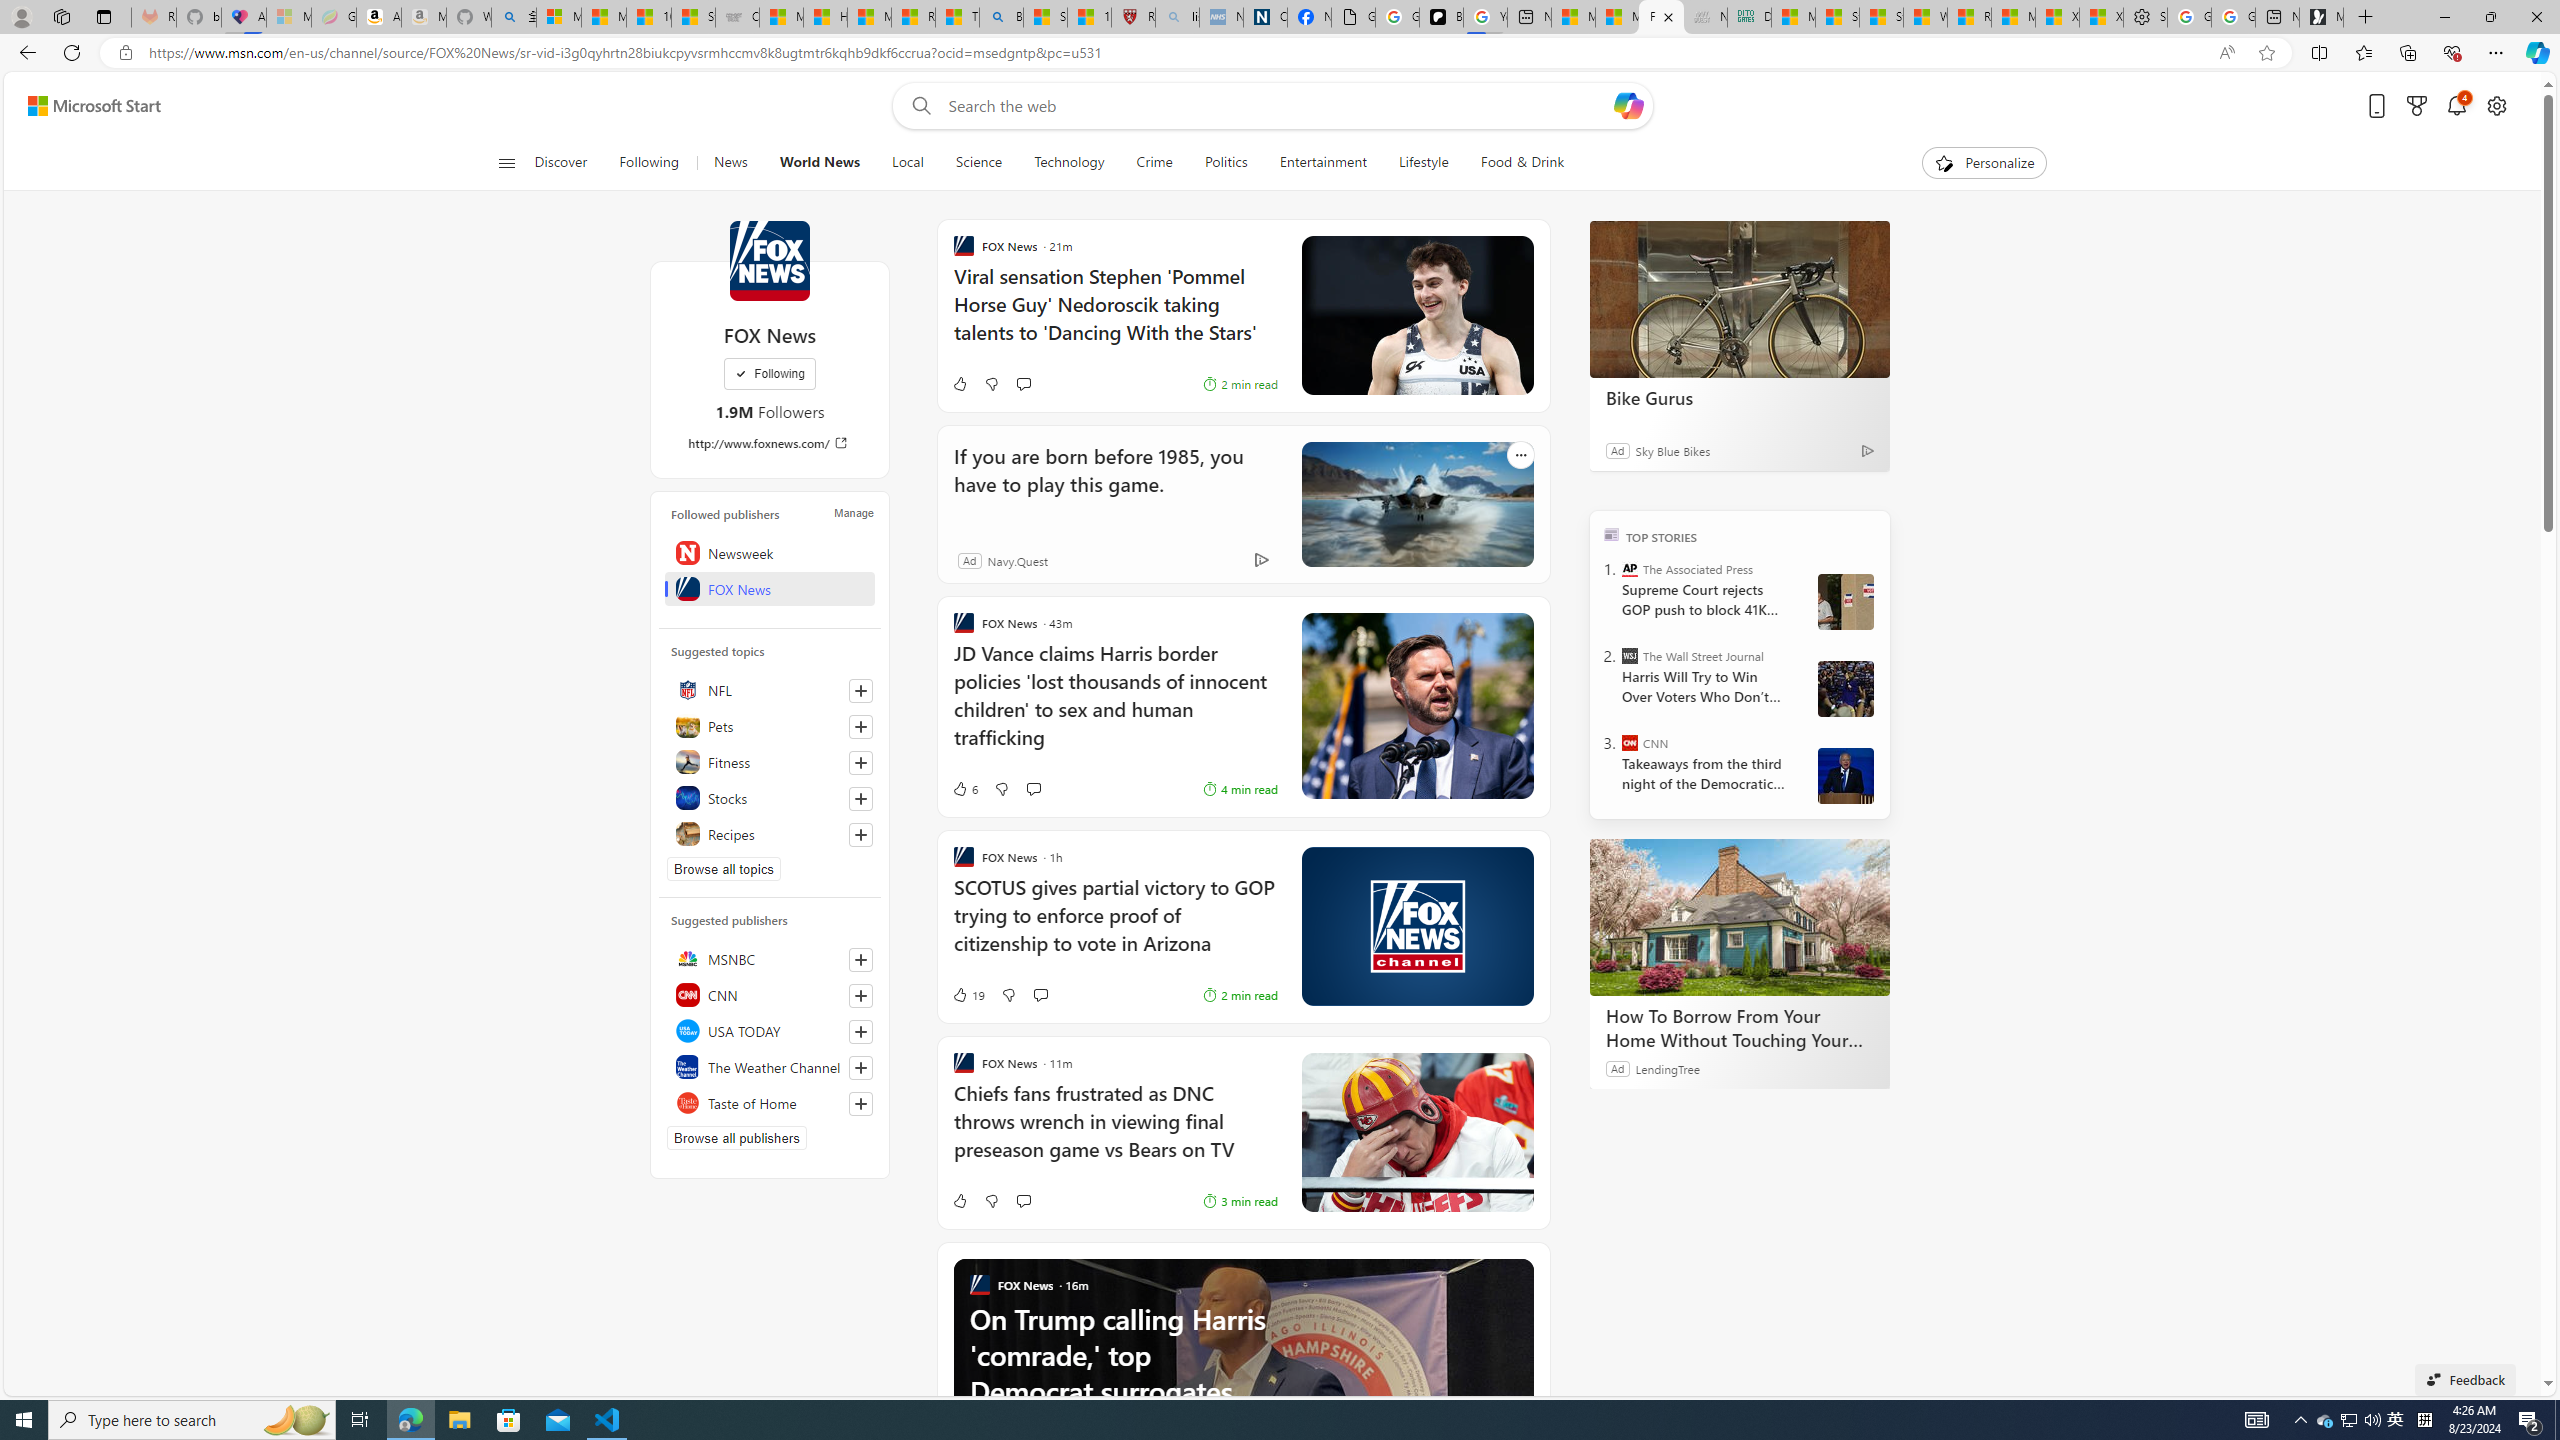 The height and width of the screenshot is (1440, 2560). What do you see at coordinates (1440, 16) in the screenshot?
I see `'Be Smart | creating Science videos | Patreon'` at bounding box center [1440, 16].